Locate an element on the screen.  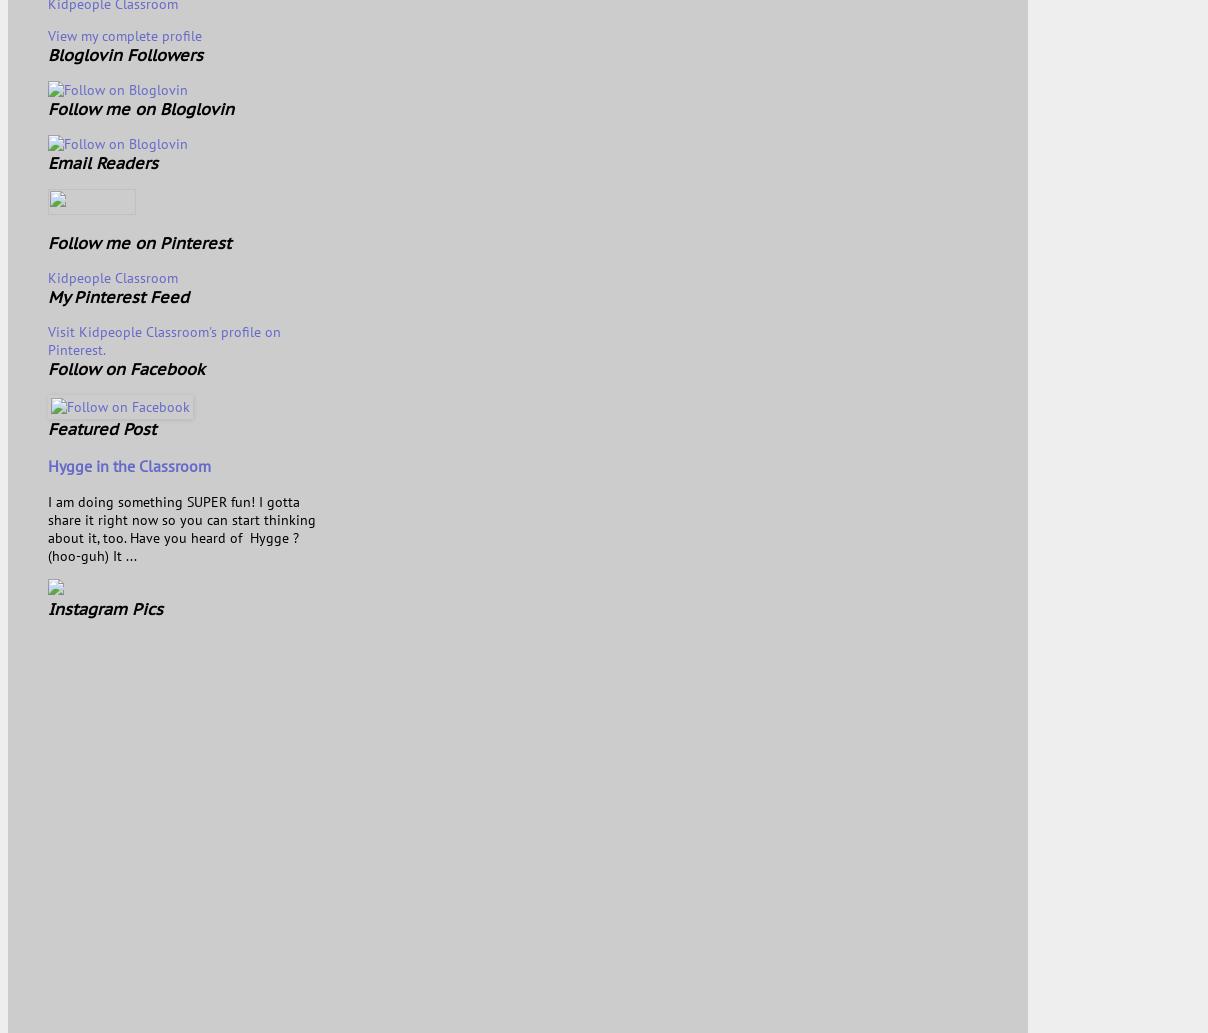
'Bloglovin Followers' is located at coordinates (124, 54).